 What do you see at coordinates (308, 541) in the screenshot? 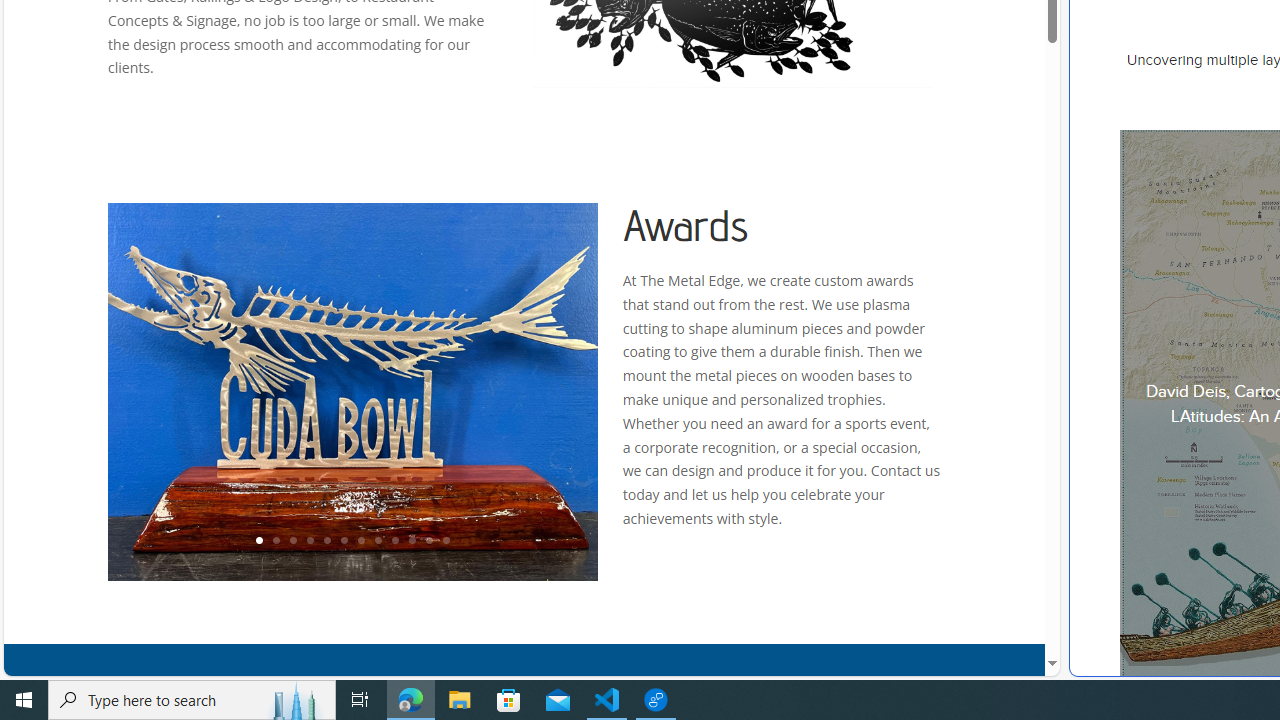
I see `'4'` at bounding box center [308, 541].